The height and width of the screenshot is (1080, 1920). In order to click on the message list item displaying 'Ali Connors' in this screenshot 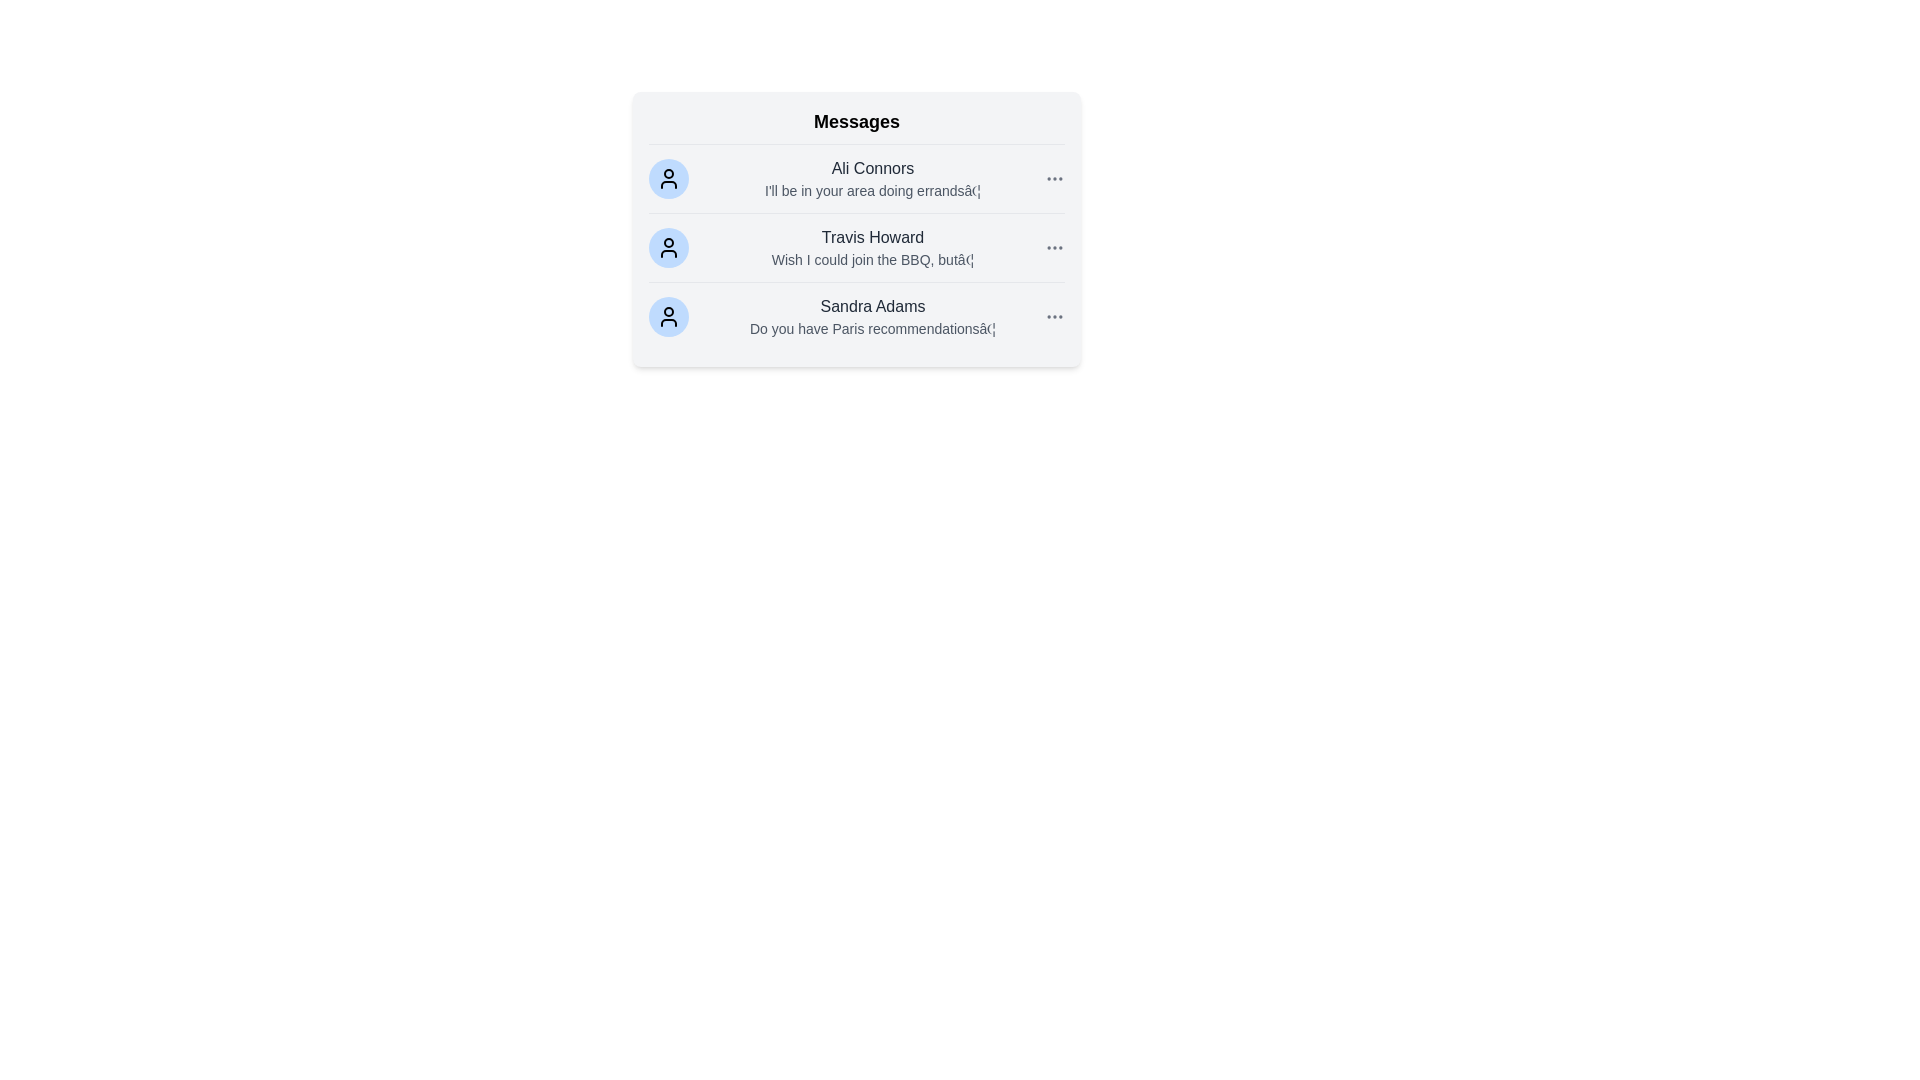, I will do `click(873, 177)`.